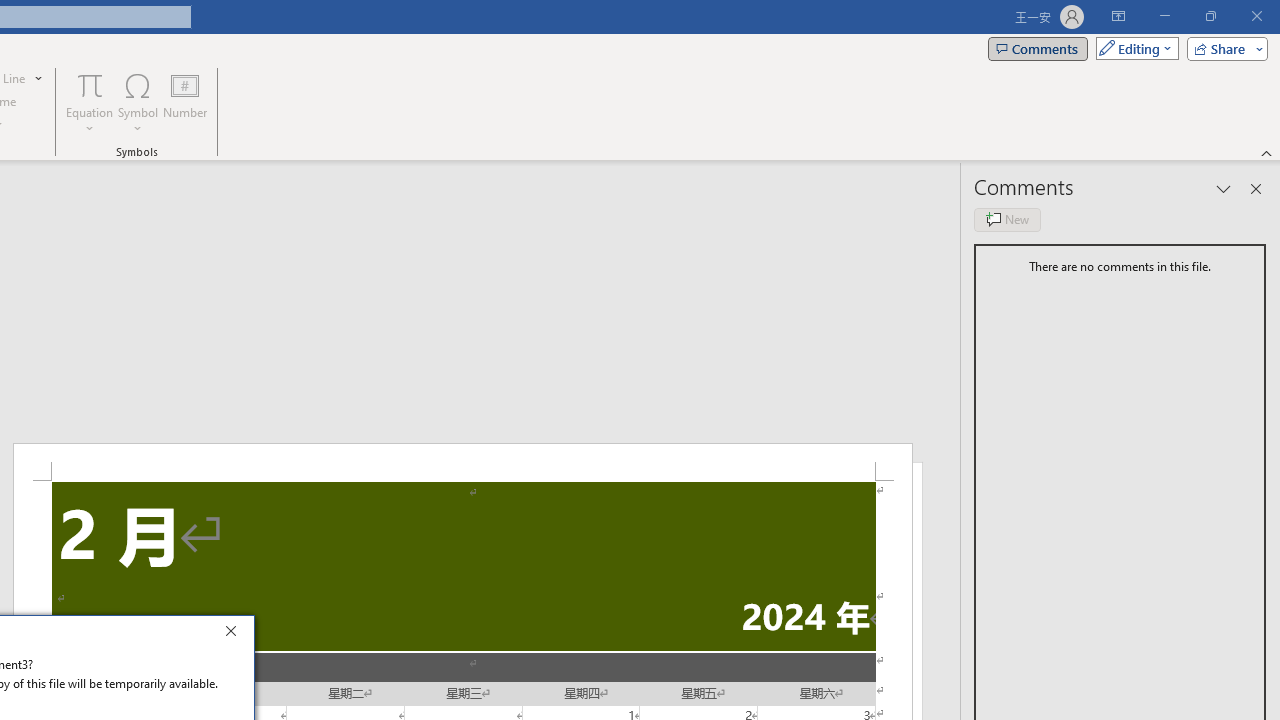 The height and width of the screenshot is (720, 1280). I want to click on 'Collapse the Ribbon', so click(1266, 152).